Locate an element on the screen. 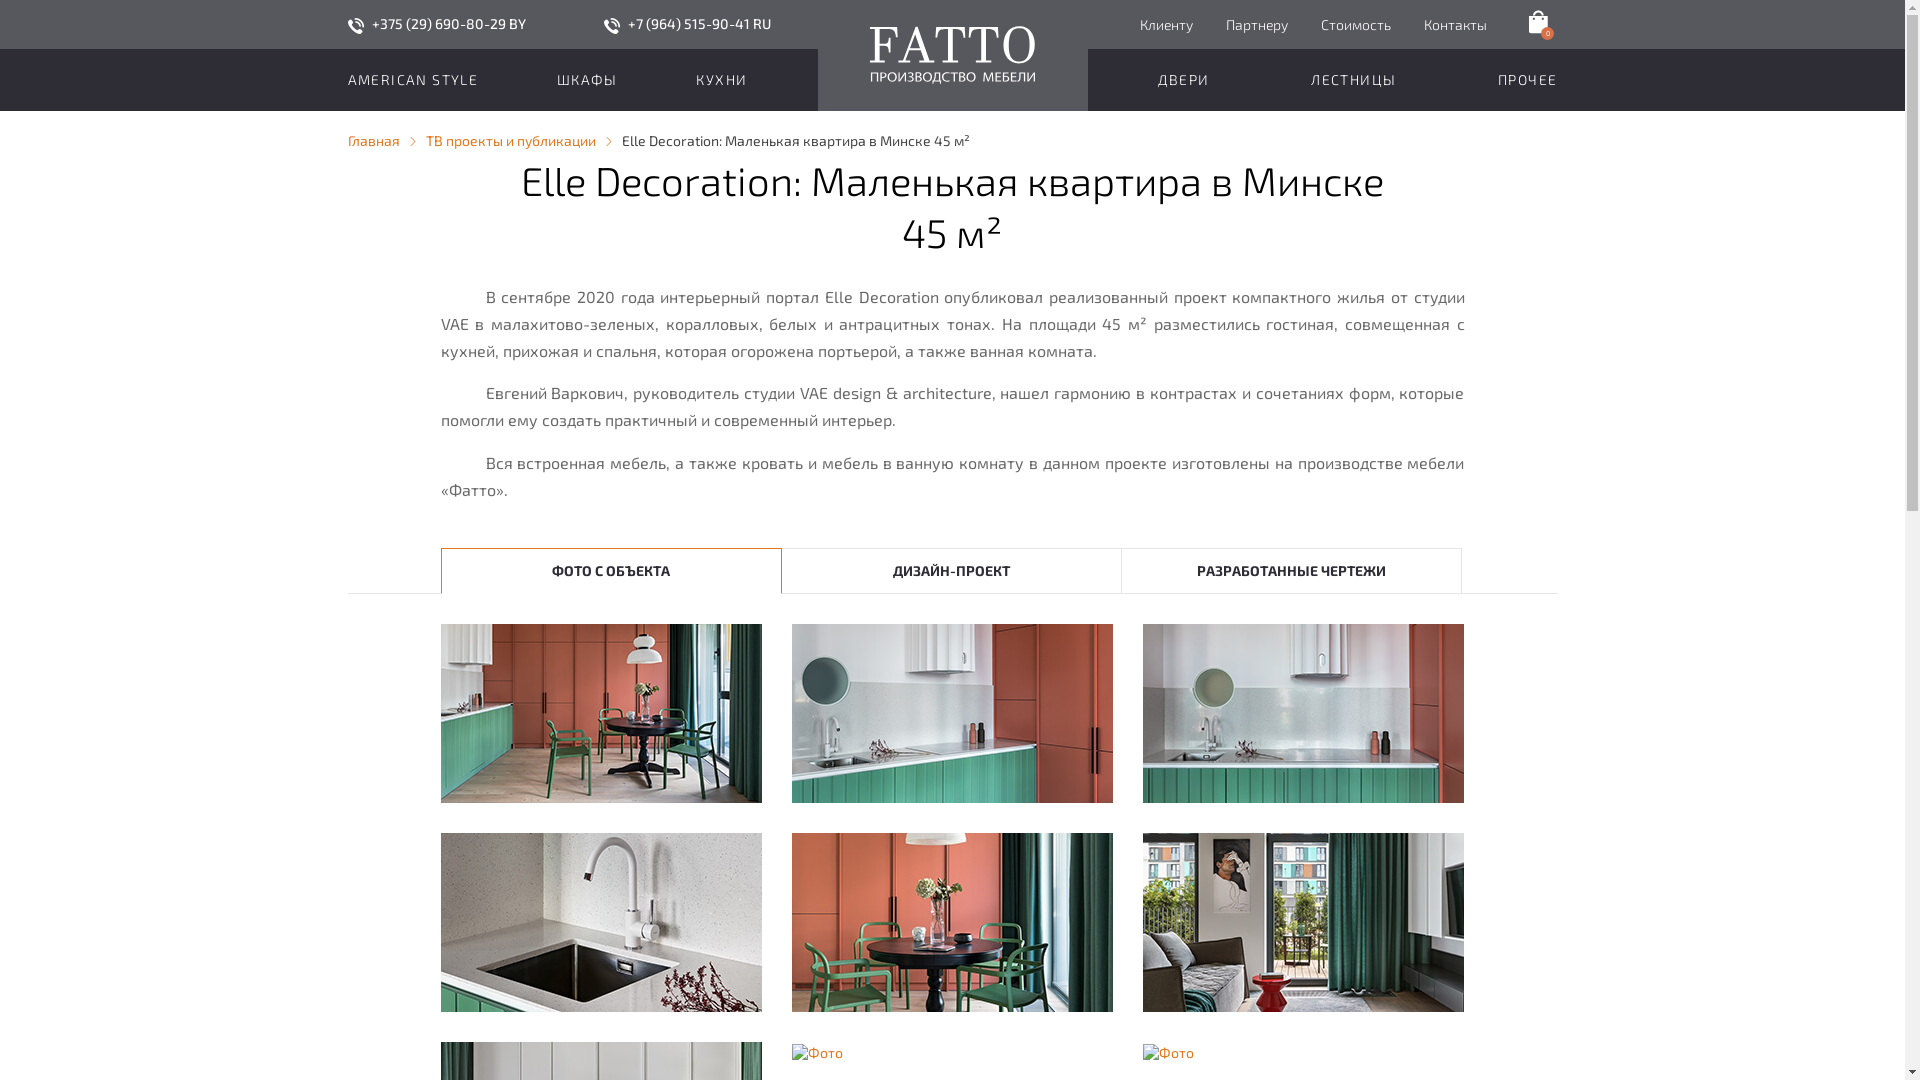 The width and height of the screenshot is (1920, 1080). '0' is located at coordinates (1535, 22).